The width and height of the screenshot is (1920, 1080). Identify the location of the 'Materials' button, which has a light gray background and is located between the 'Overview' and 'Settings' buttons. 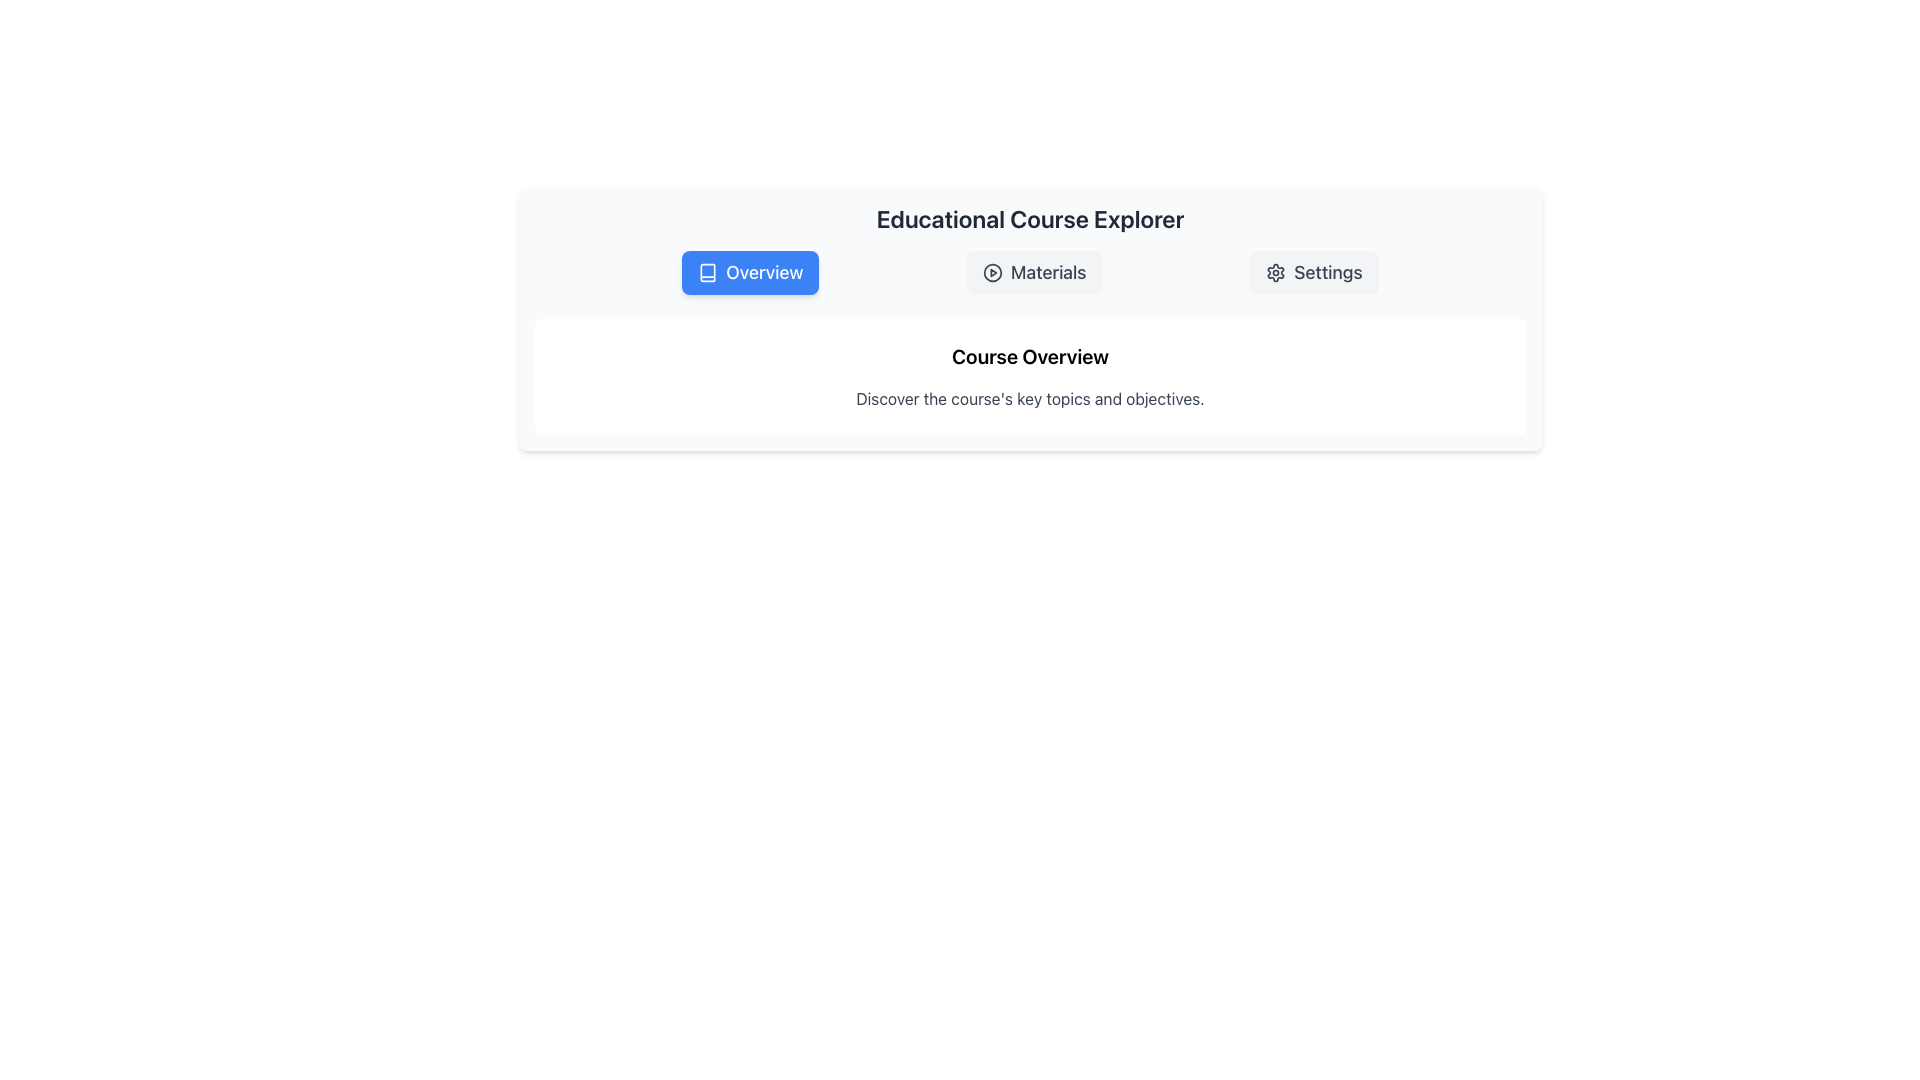
(1034, 273).